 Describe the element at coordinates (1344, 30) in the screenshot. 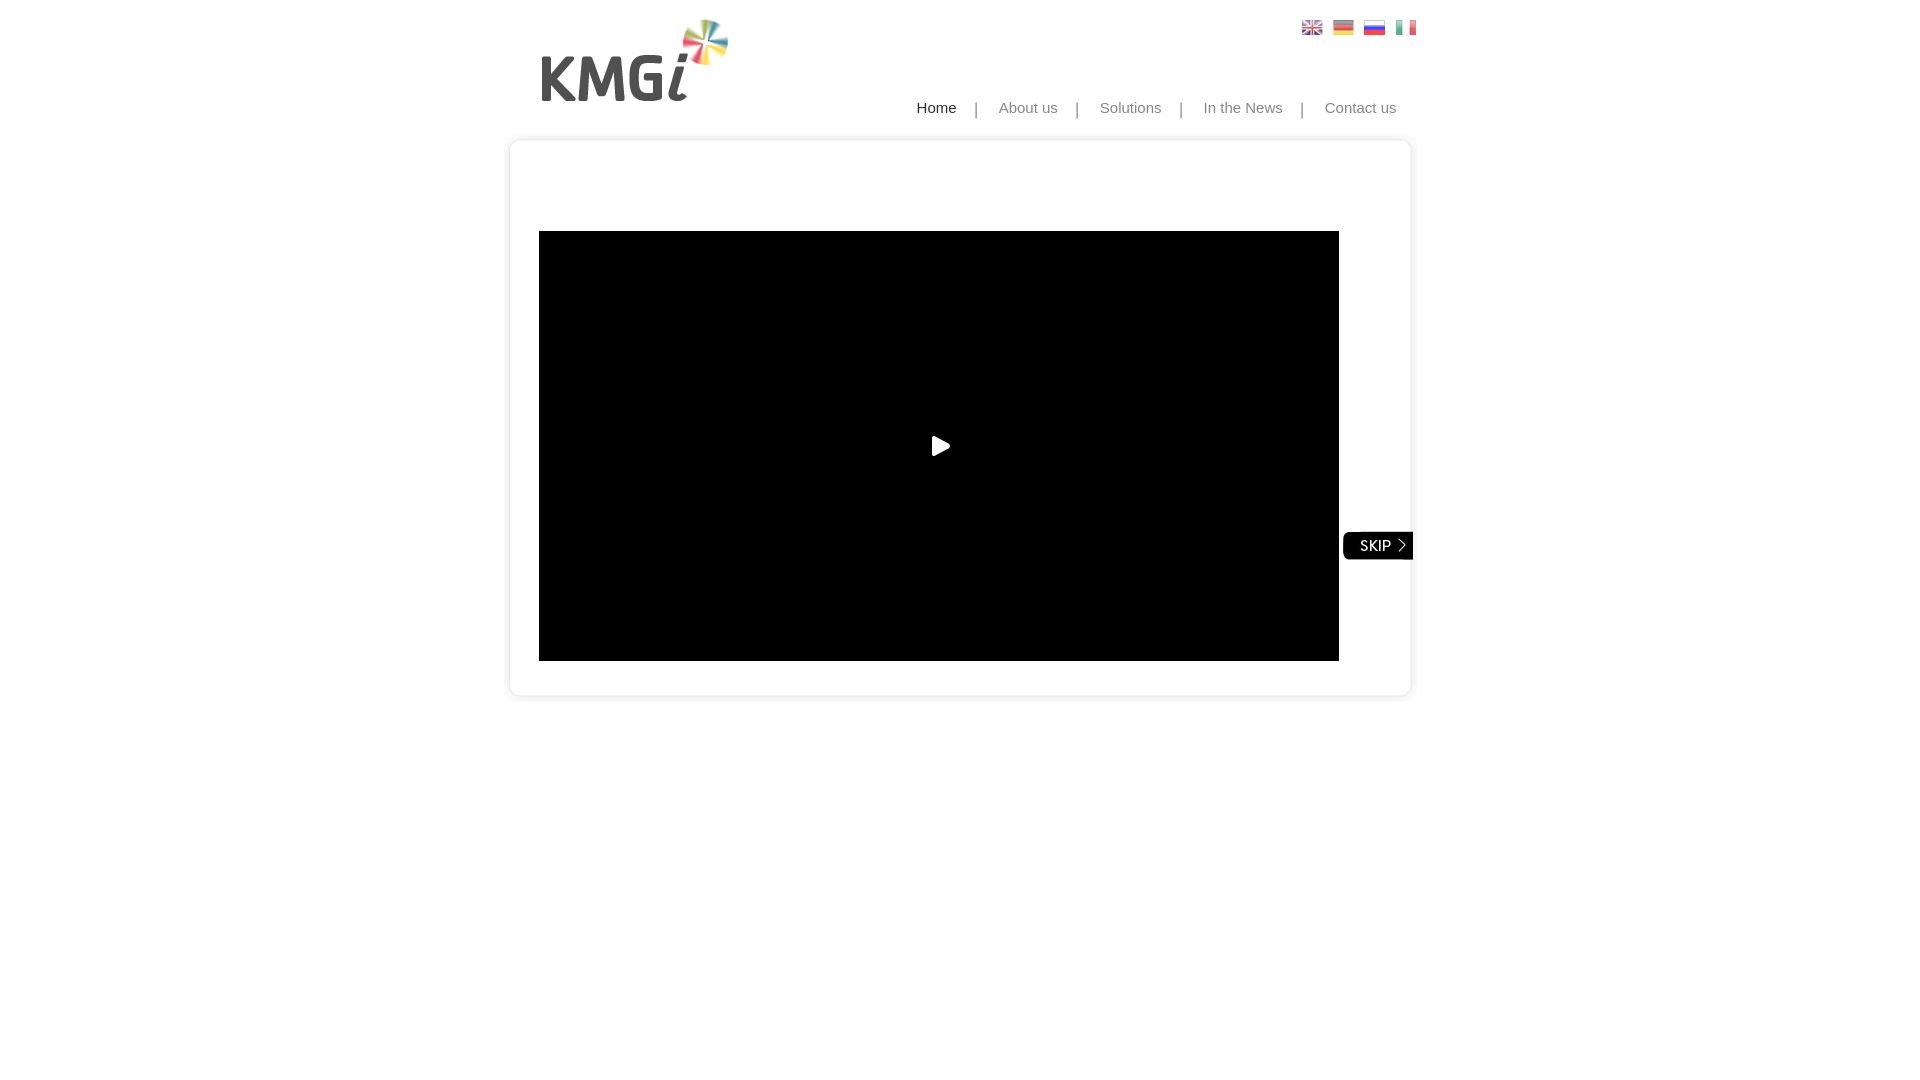

I see `'German'` at that location.